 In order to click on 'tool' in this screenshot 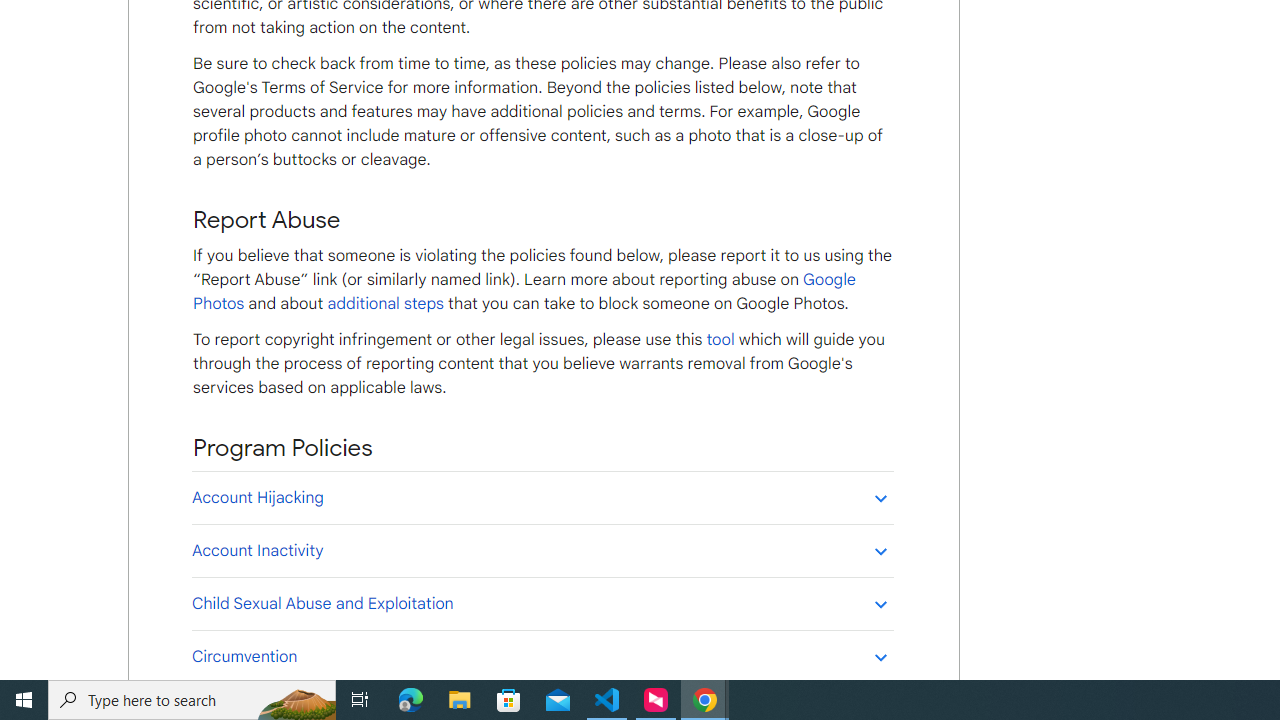, I will do `click(720, 338)`.